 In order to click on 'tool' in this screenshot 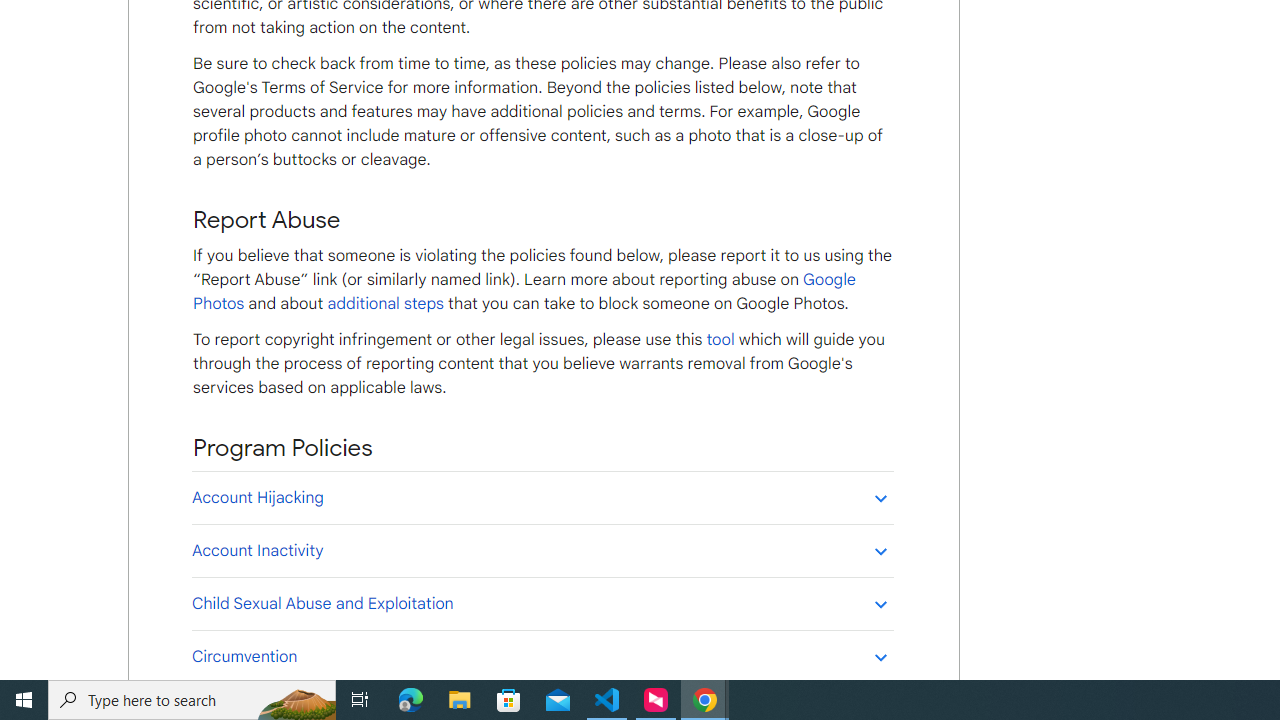, I will do `click(720, 338)`.